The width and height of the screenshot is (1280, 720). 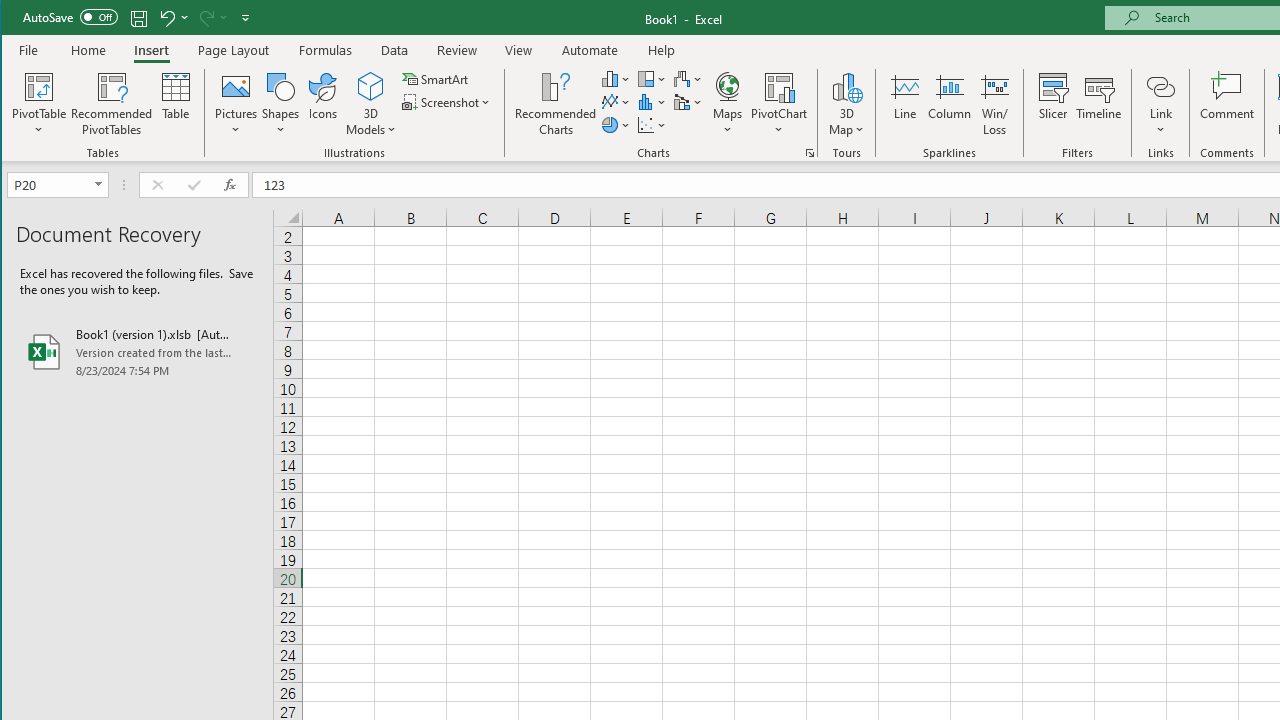 I want to click on 'Line', so click(x=903, y=104).